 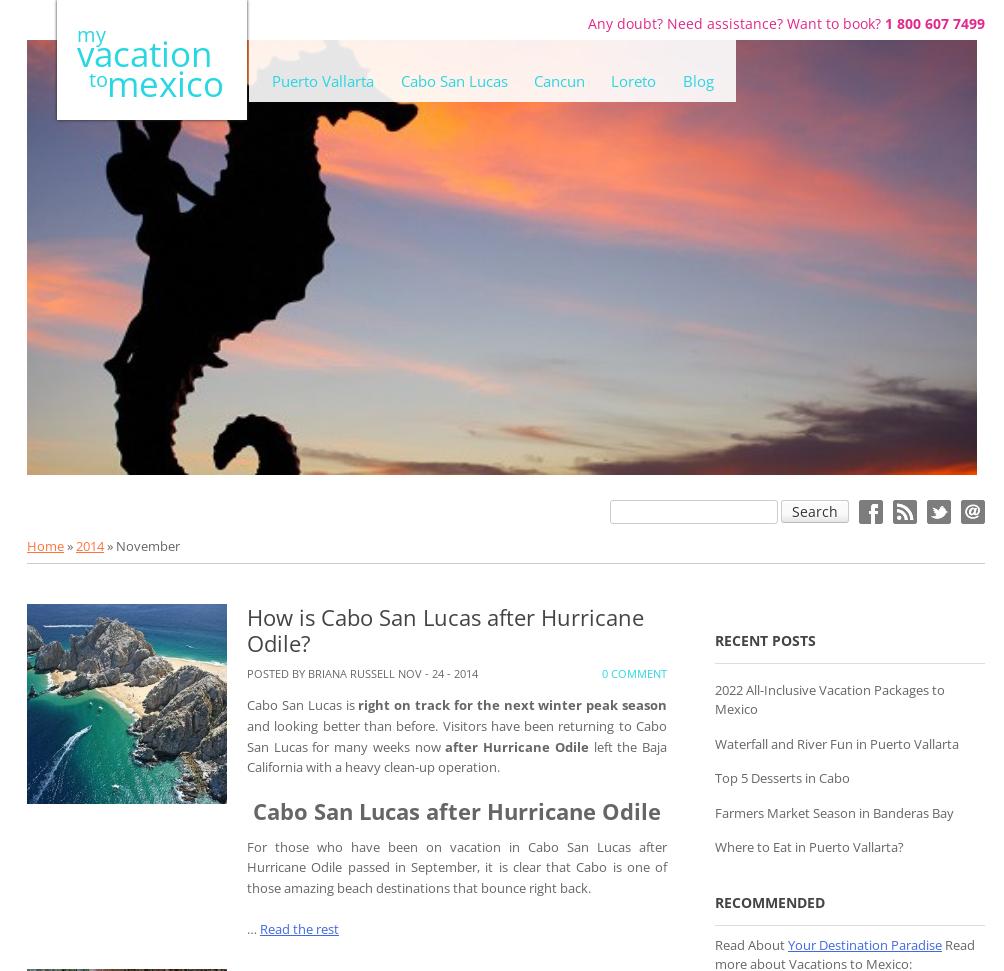 I want to click on 'to', so click(x=88, y=78).